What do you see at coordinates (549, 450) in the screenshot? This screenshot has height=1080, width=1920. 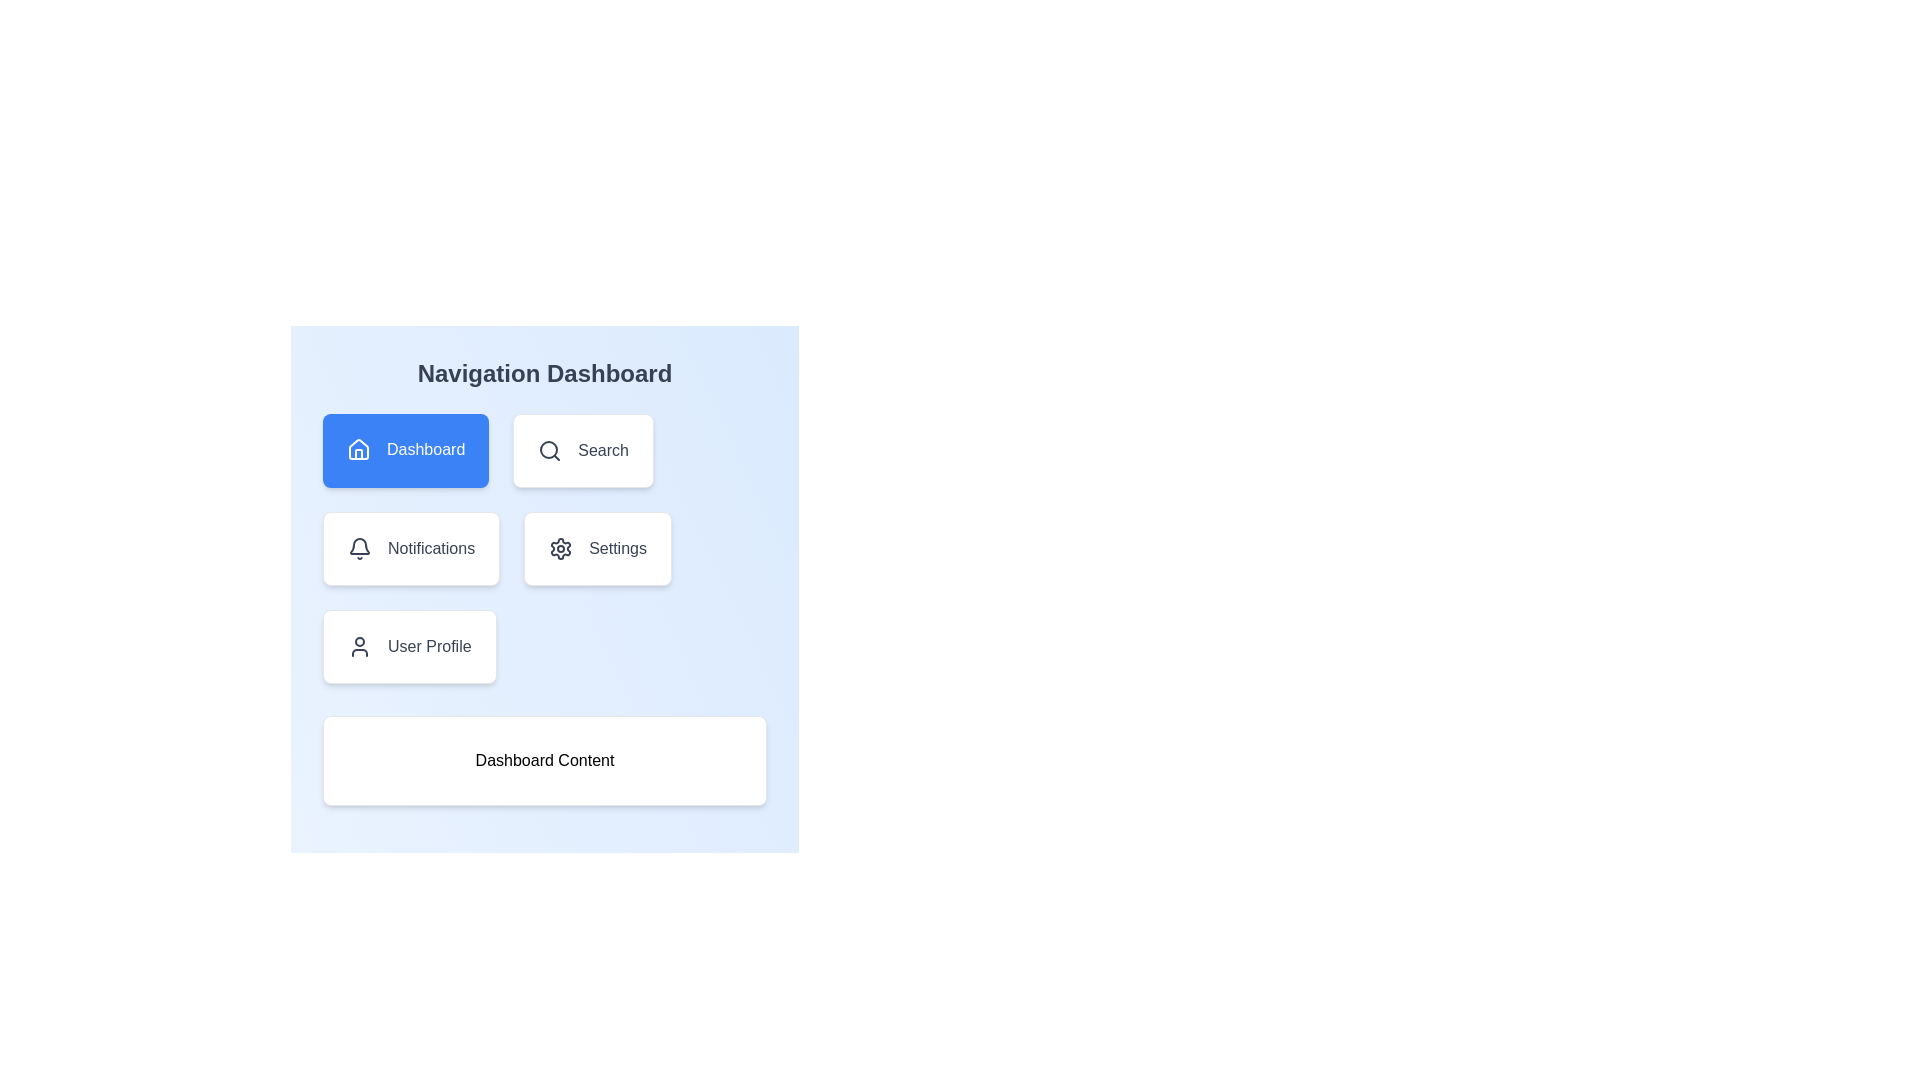 I see `the Decorative SVG circle that represents the lens portion of the search icon` at bounding box center [549, 450].